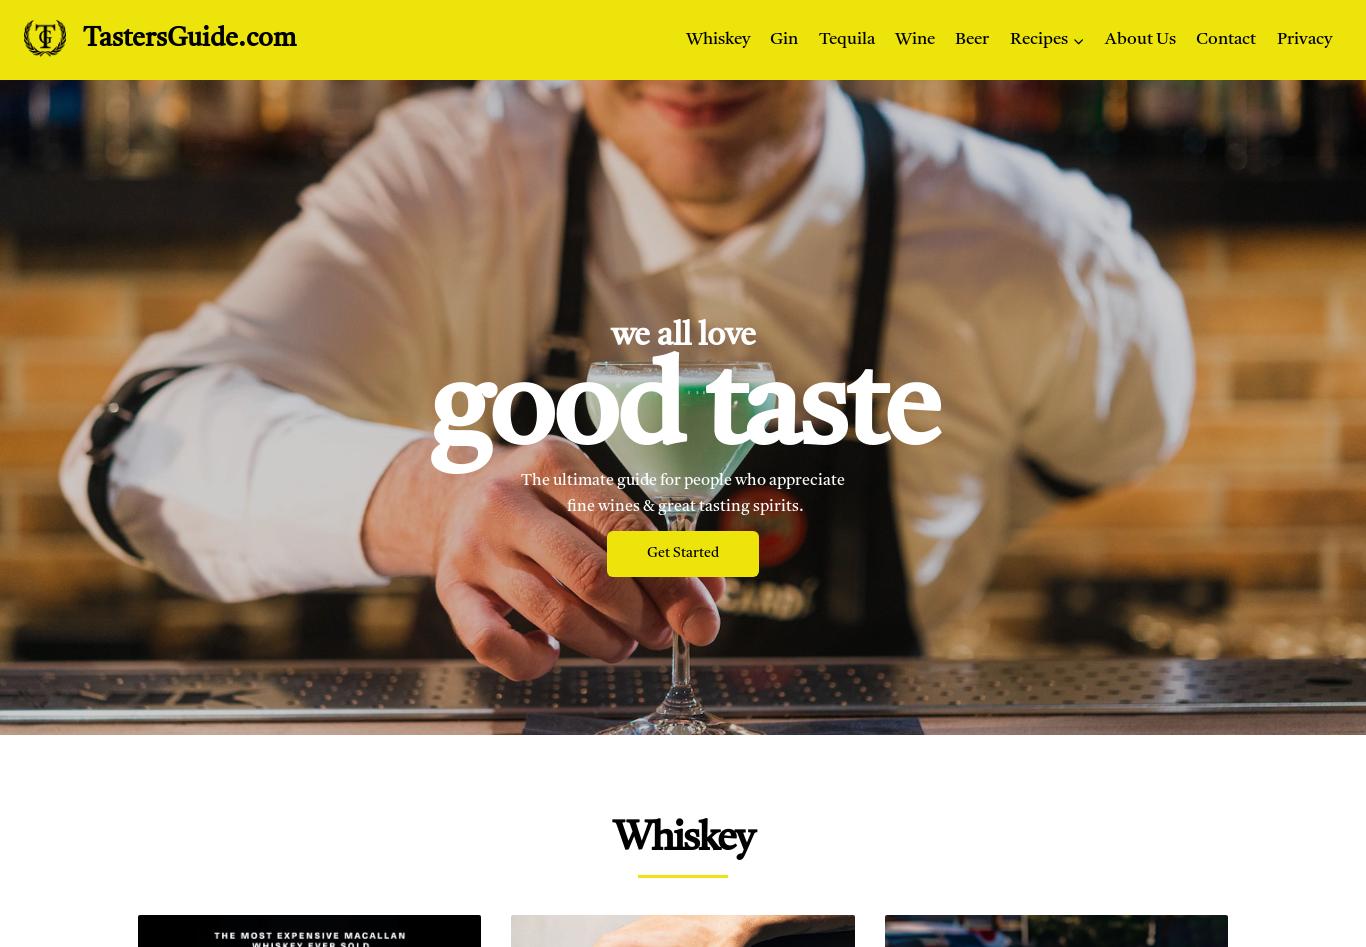 The width and height of the screenshot is (1366, 947). Describe the element at coordinates (683, 414) in the screenshot. I see `'good taste'` at that location.